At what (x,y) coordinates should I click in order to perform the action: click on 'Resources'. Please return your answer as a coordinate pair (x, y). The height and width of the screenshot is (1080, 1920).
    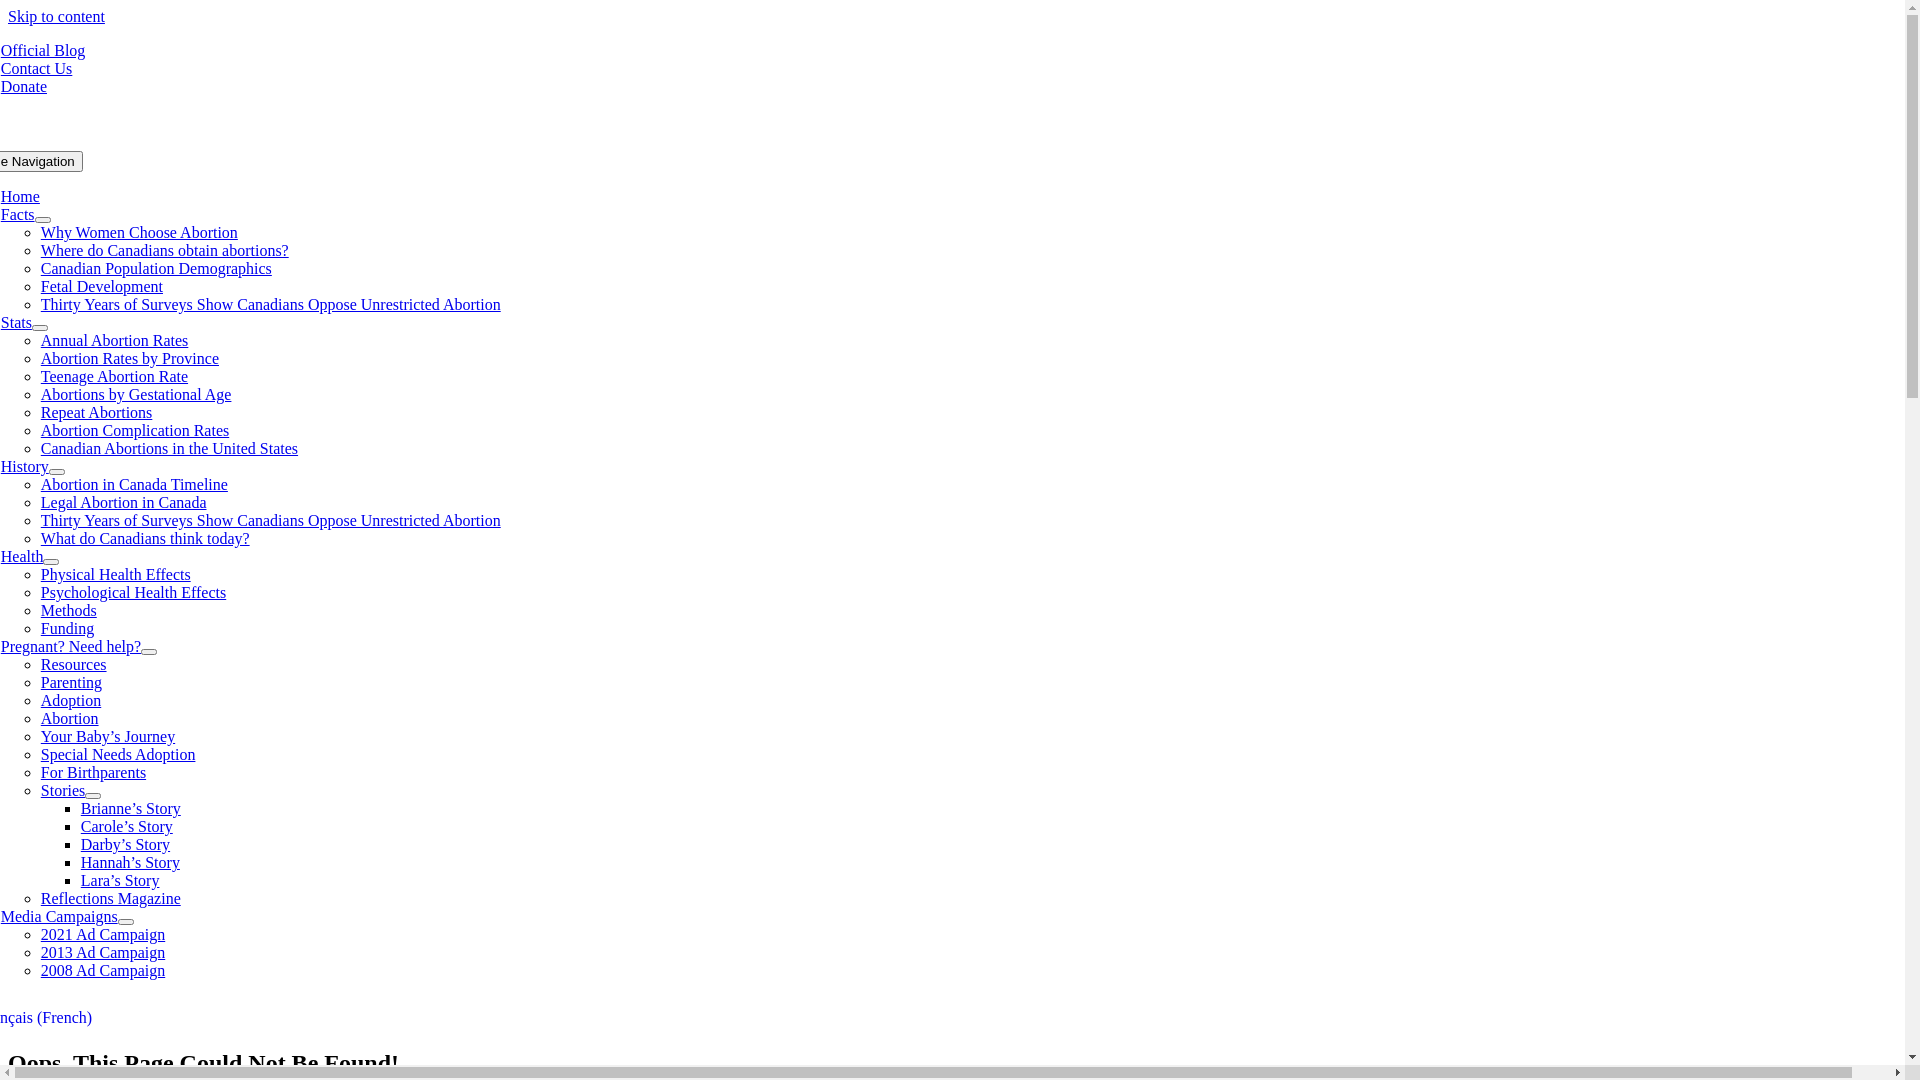
    Looking at the image, I should click on (73, 664).